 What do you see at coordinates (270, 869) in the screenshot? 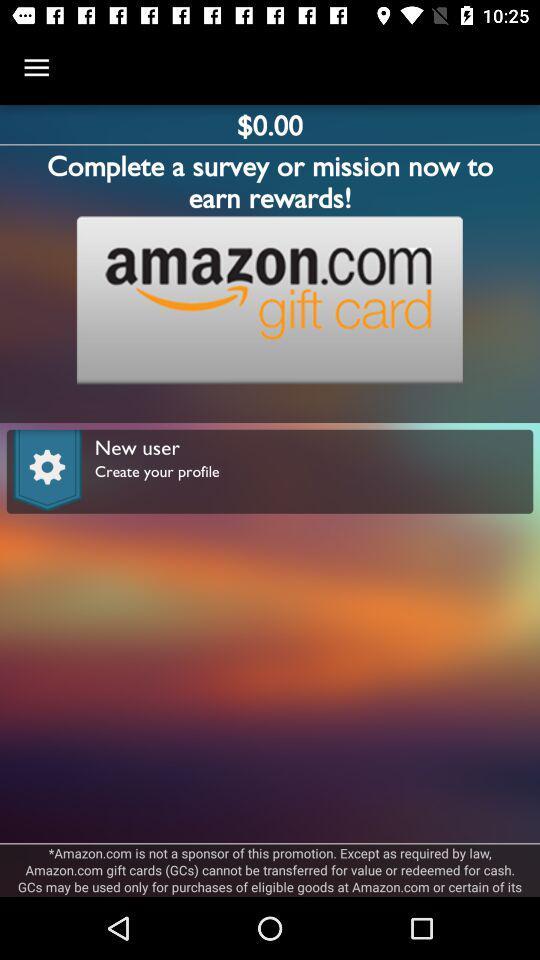
I see `amazon com is` at bounding box center [270, 869].